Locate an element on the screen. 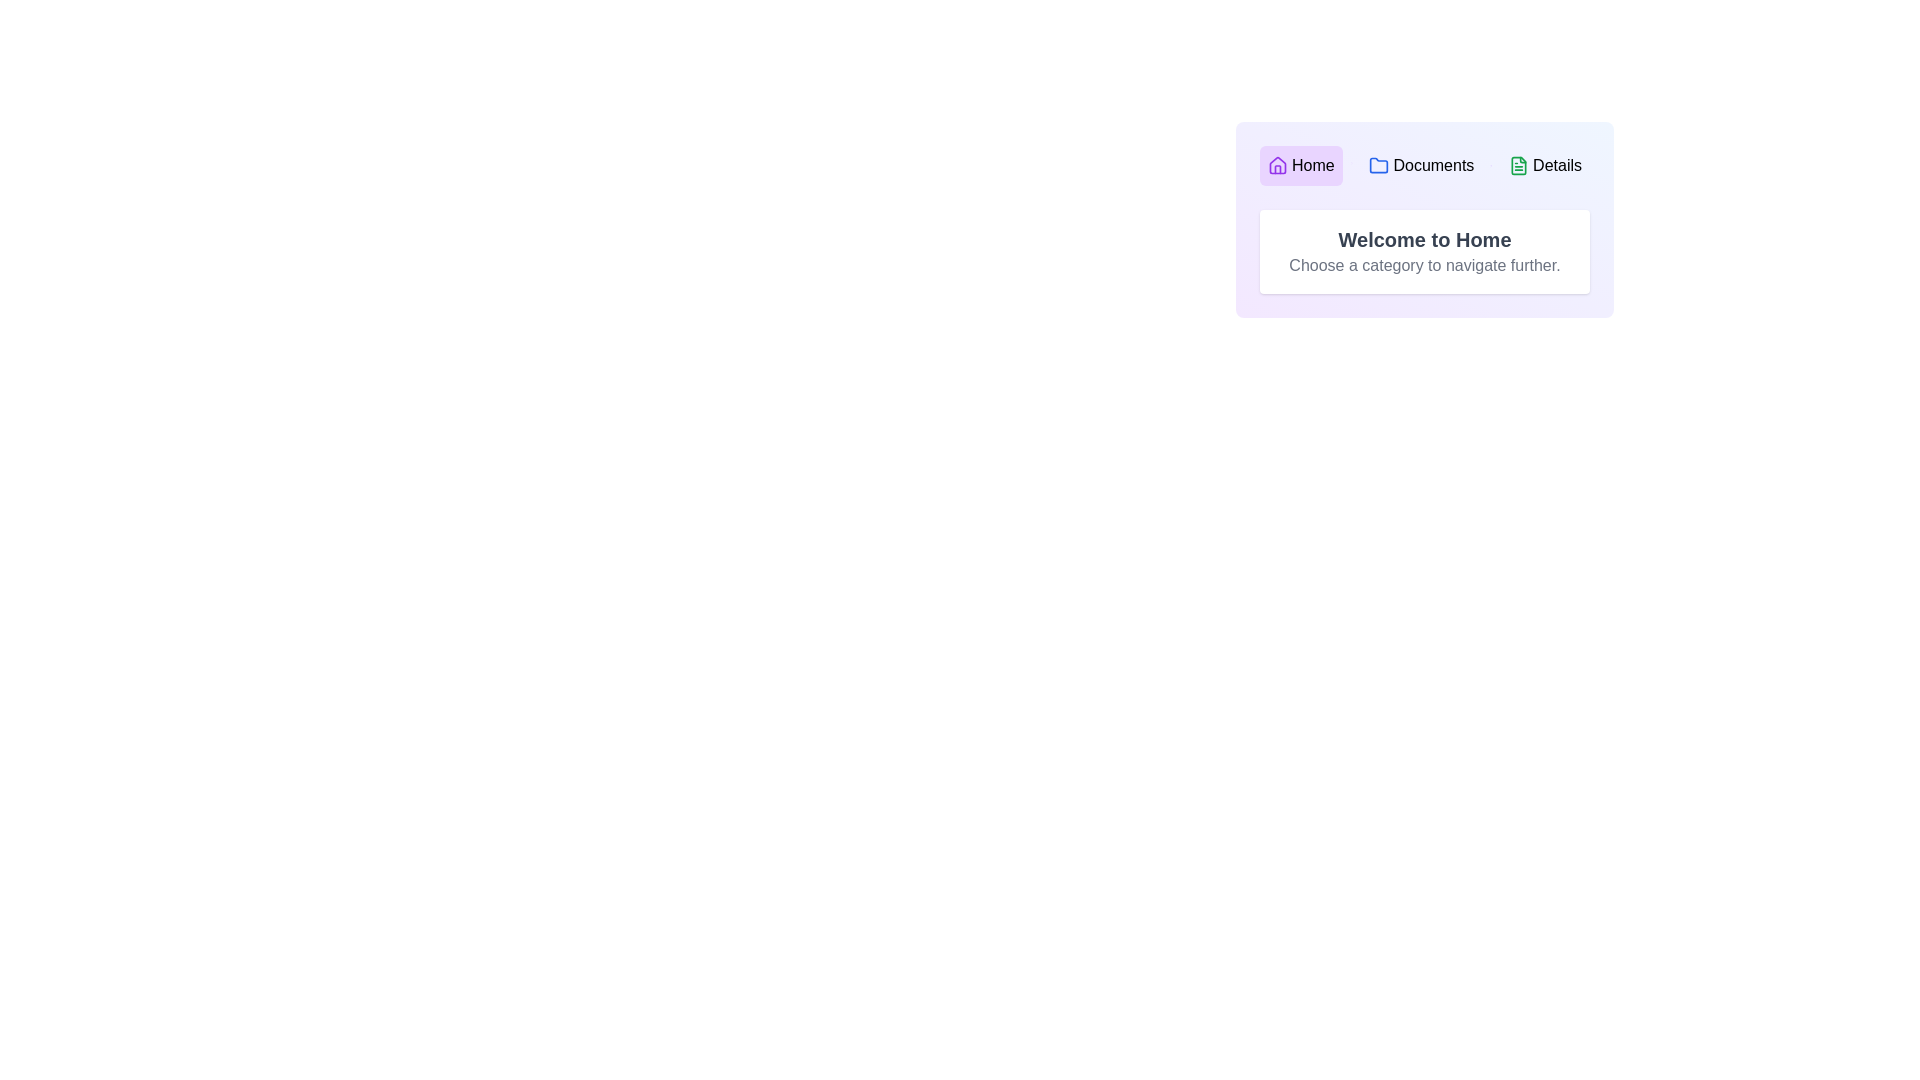 This screenshot has height=1080, width=1920. the house-shaped icon filled with purple in the 'Home' navigation tab is located at coordinates (1276, 164).